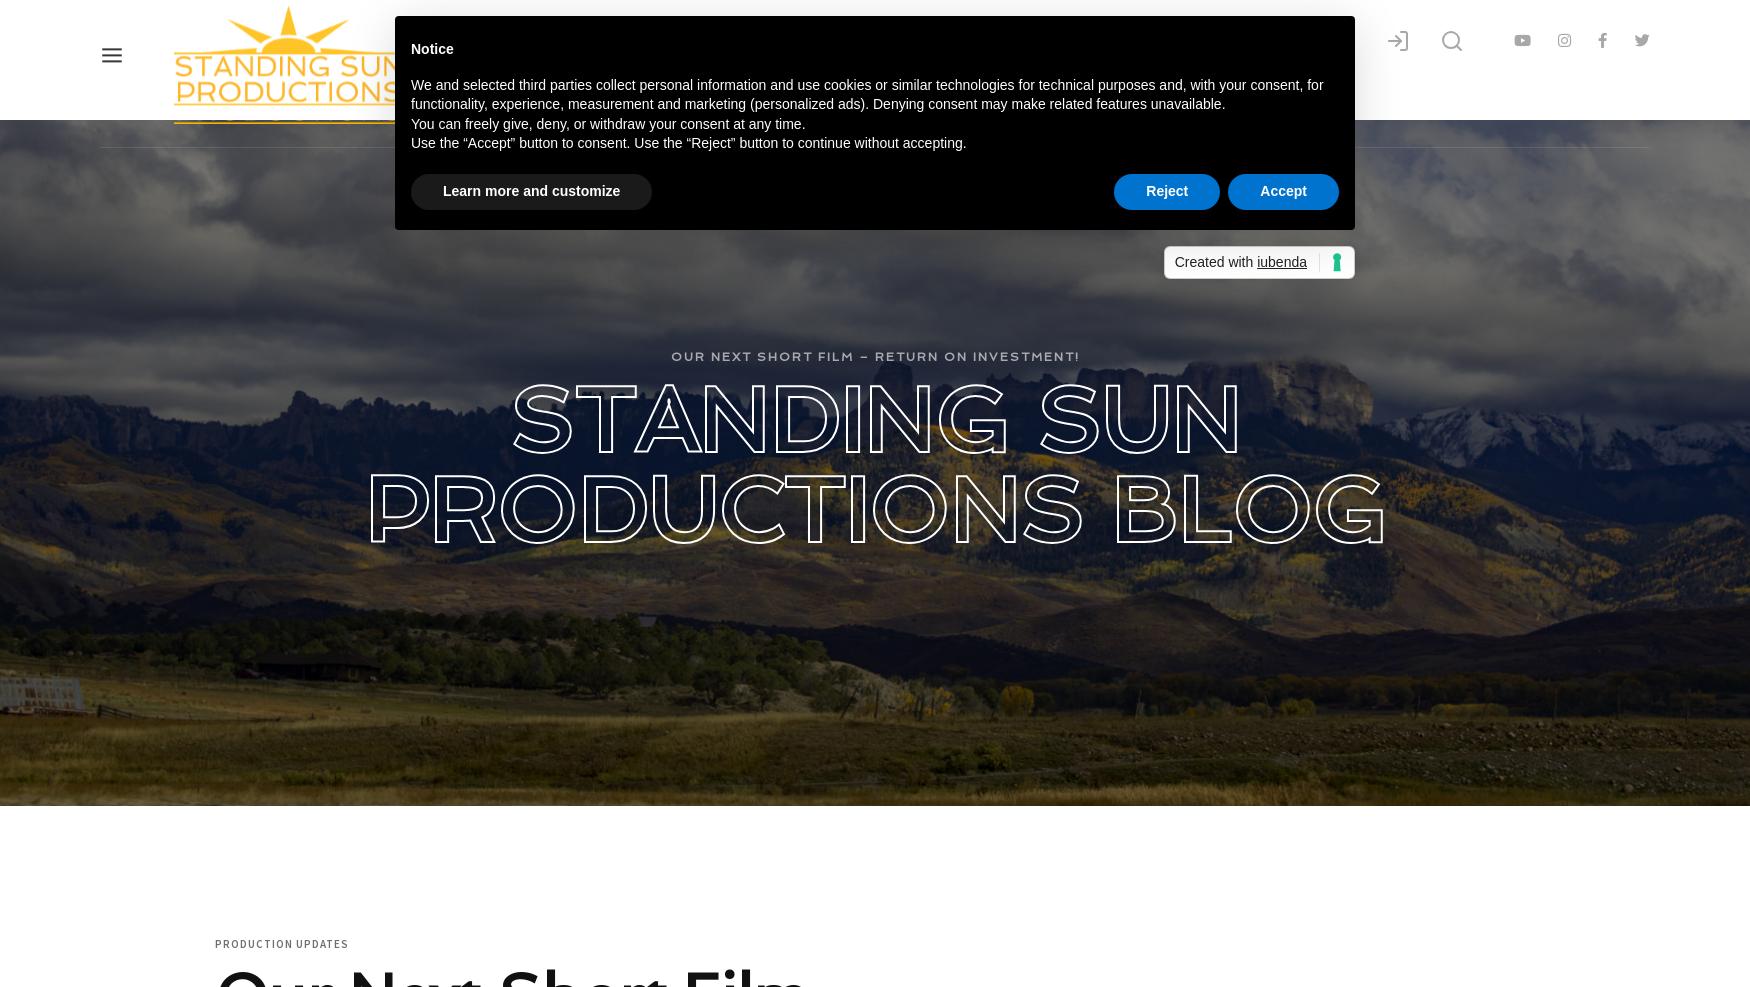 The width and height of the screenshot is (1750, 987). What do you see at coordinates (431, 47) in the screenshot?
I see `'Notice'` at bounding box center [431, 47].